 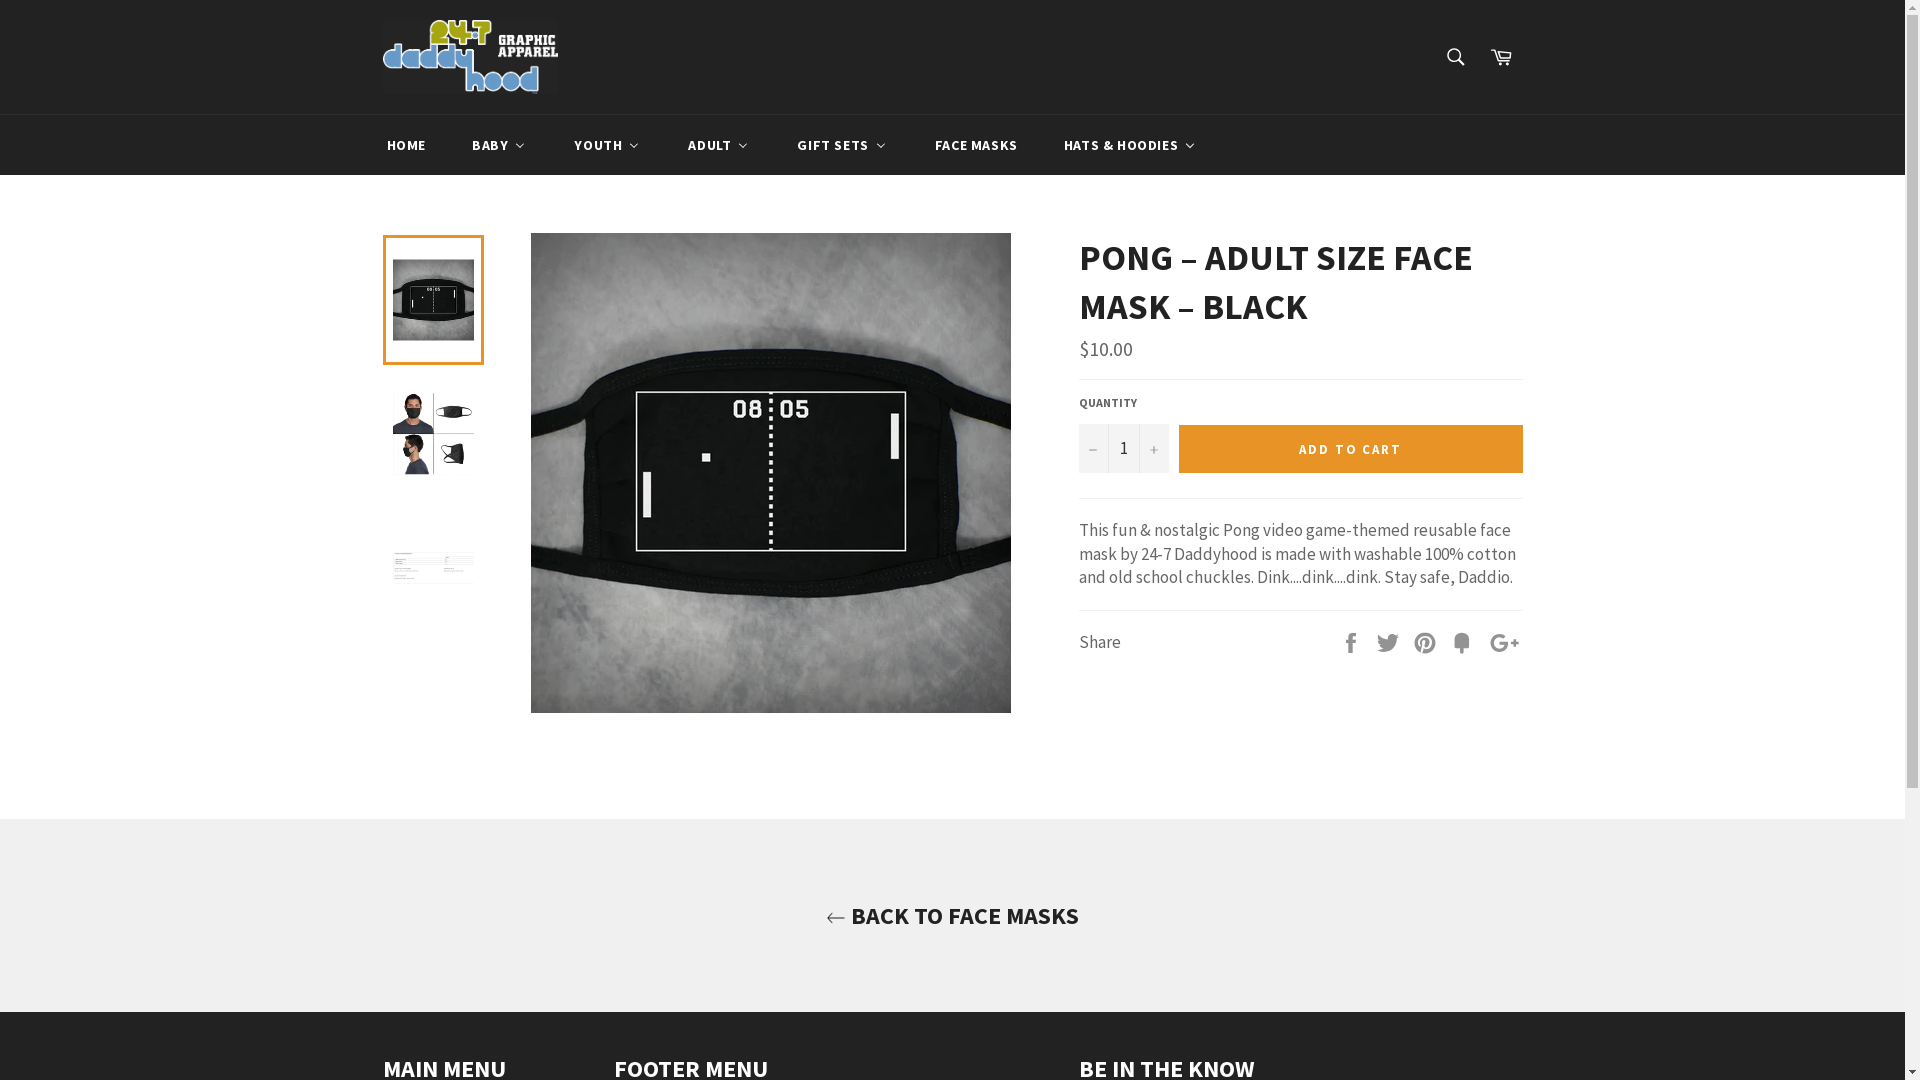 I want to click on 'YOUTH', so click(x=605, y=144).